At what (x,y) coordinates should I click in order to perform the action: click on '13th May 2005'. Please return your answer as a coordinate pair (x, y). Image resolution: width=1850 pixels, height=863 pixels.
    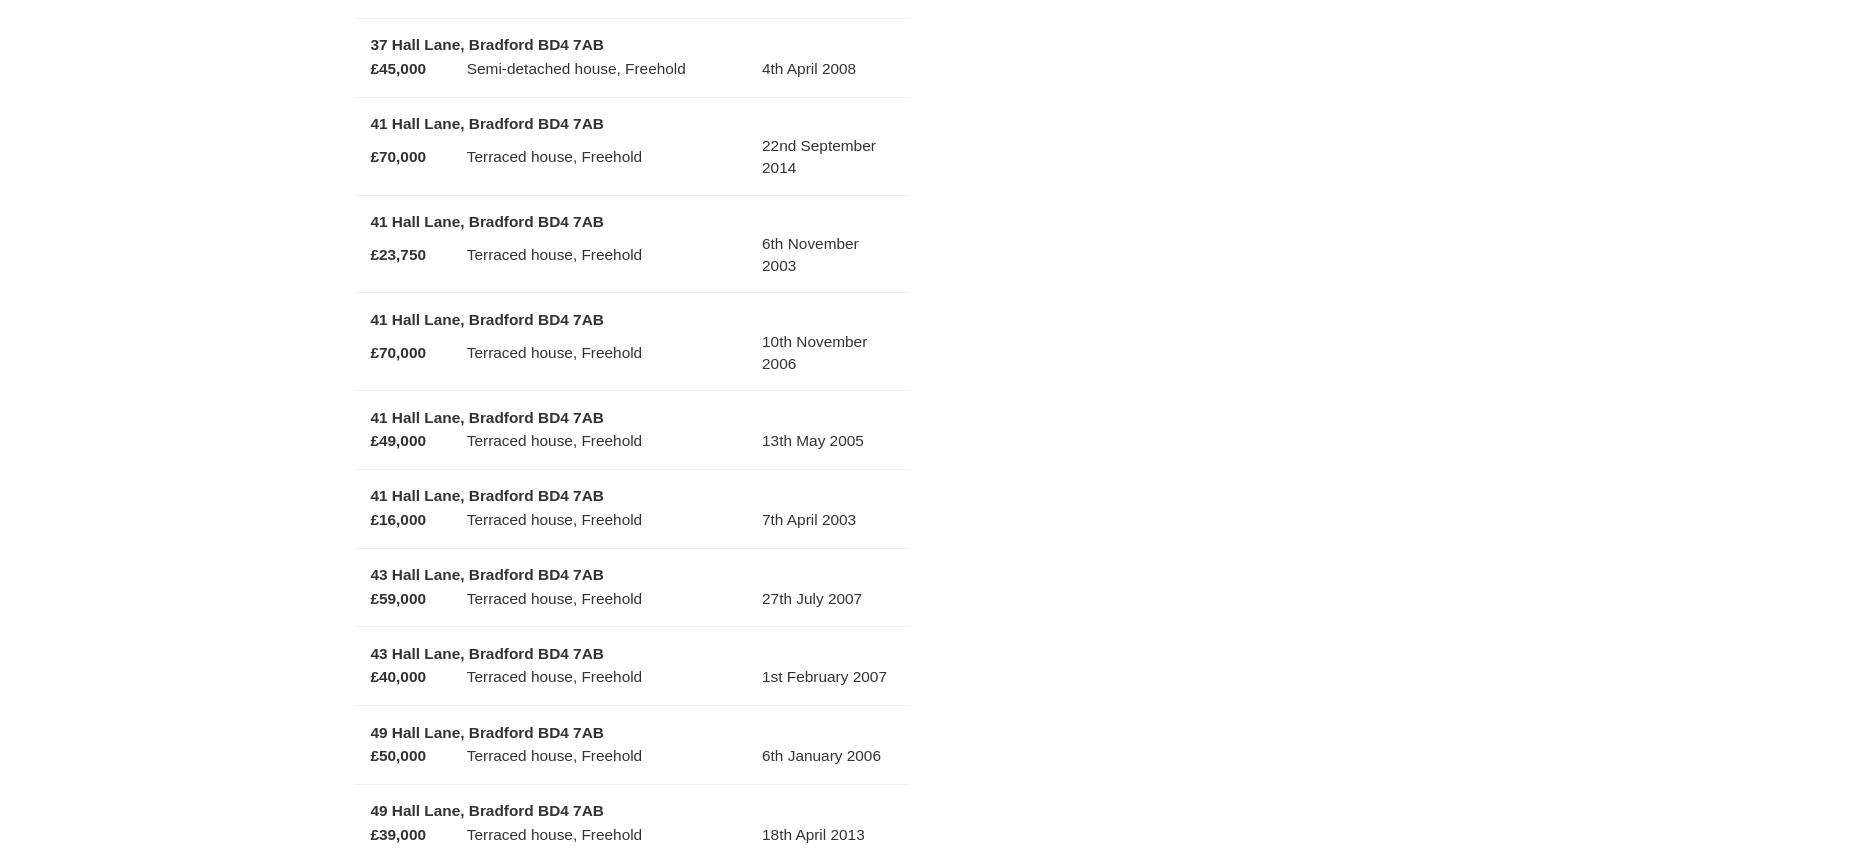
    Looking at the image, I should click on (812, 439).